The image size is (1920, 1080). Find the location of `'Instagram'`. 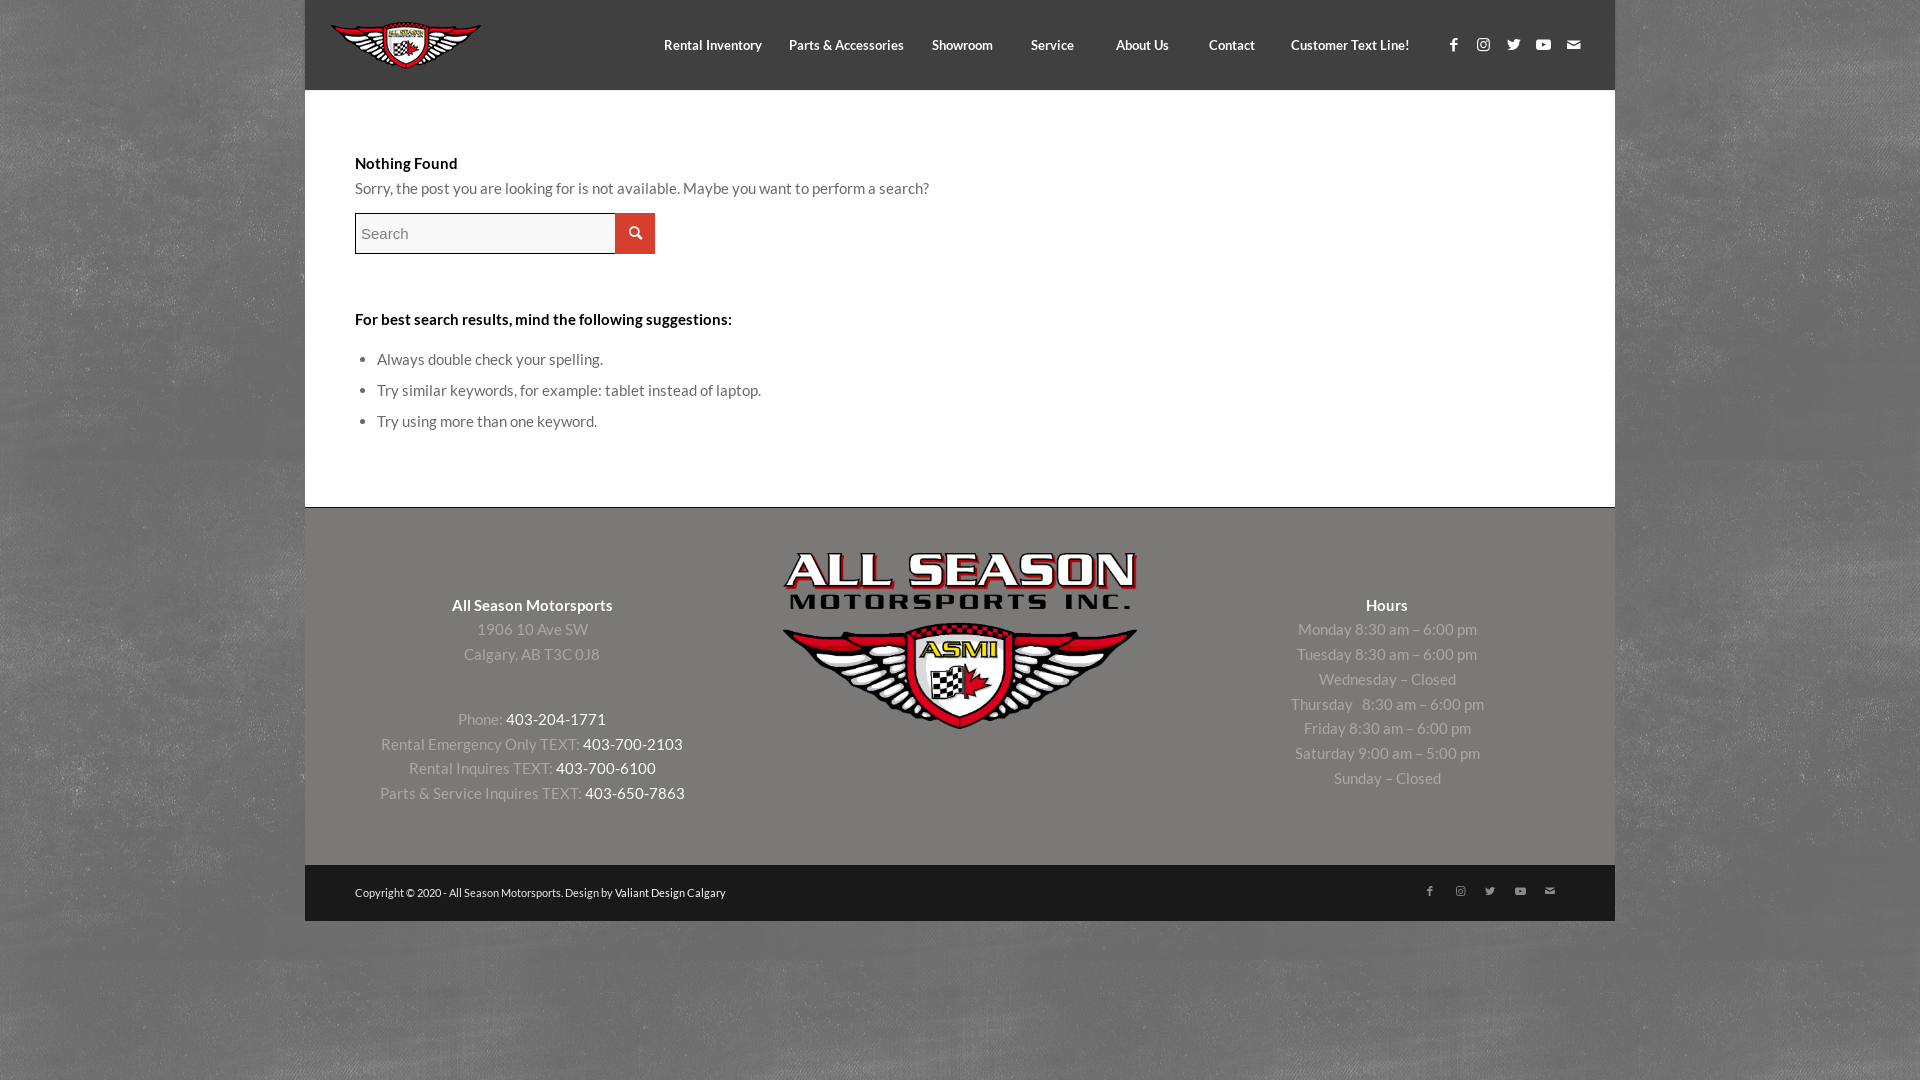

'Instagram' is located at coordinates (1459, 890).